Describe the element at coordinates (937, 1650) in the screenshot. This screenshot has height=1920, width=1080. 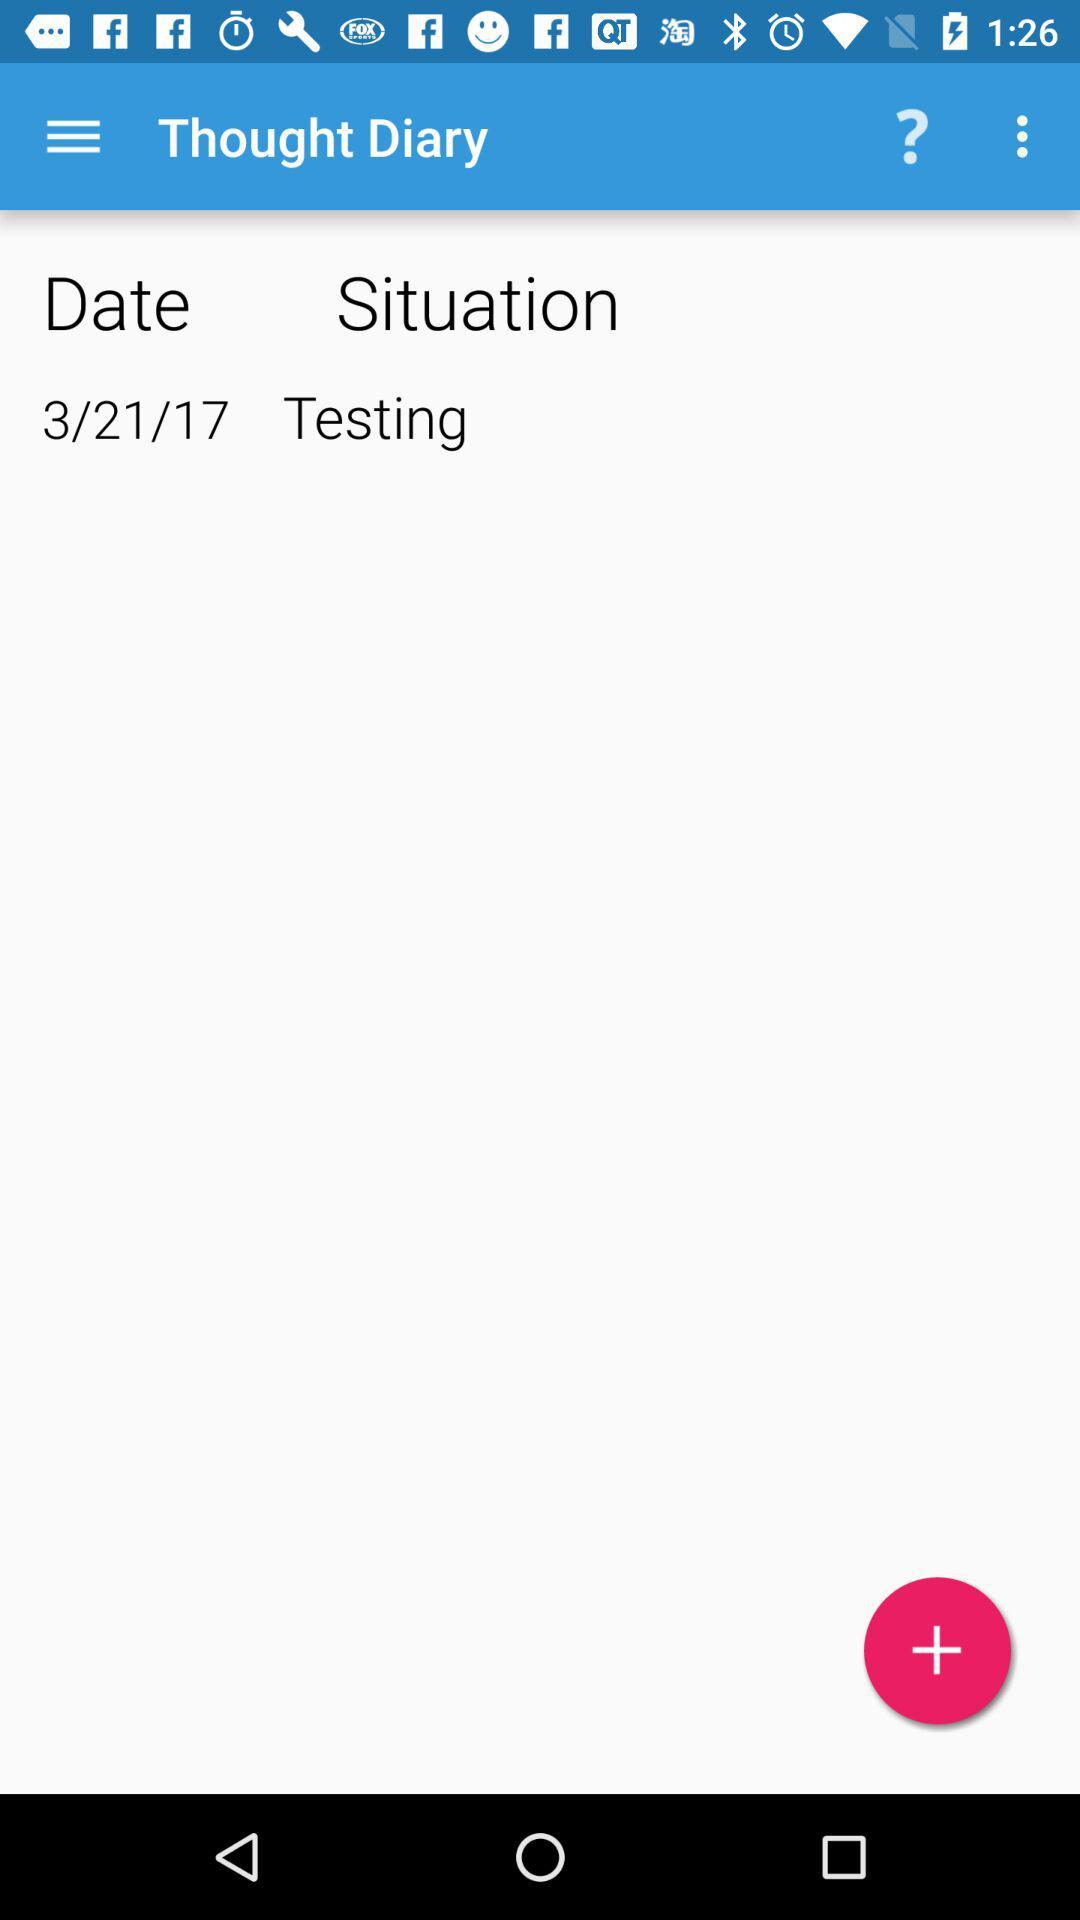
I see `the item at the bottom right corner` at that location.